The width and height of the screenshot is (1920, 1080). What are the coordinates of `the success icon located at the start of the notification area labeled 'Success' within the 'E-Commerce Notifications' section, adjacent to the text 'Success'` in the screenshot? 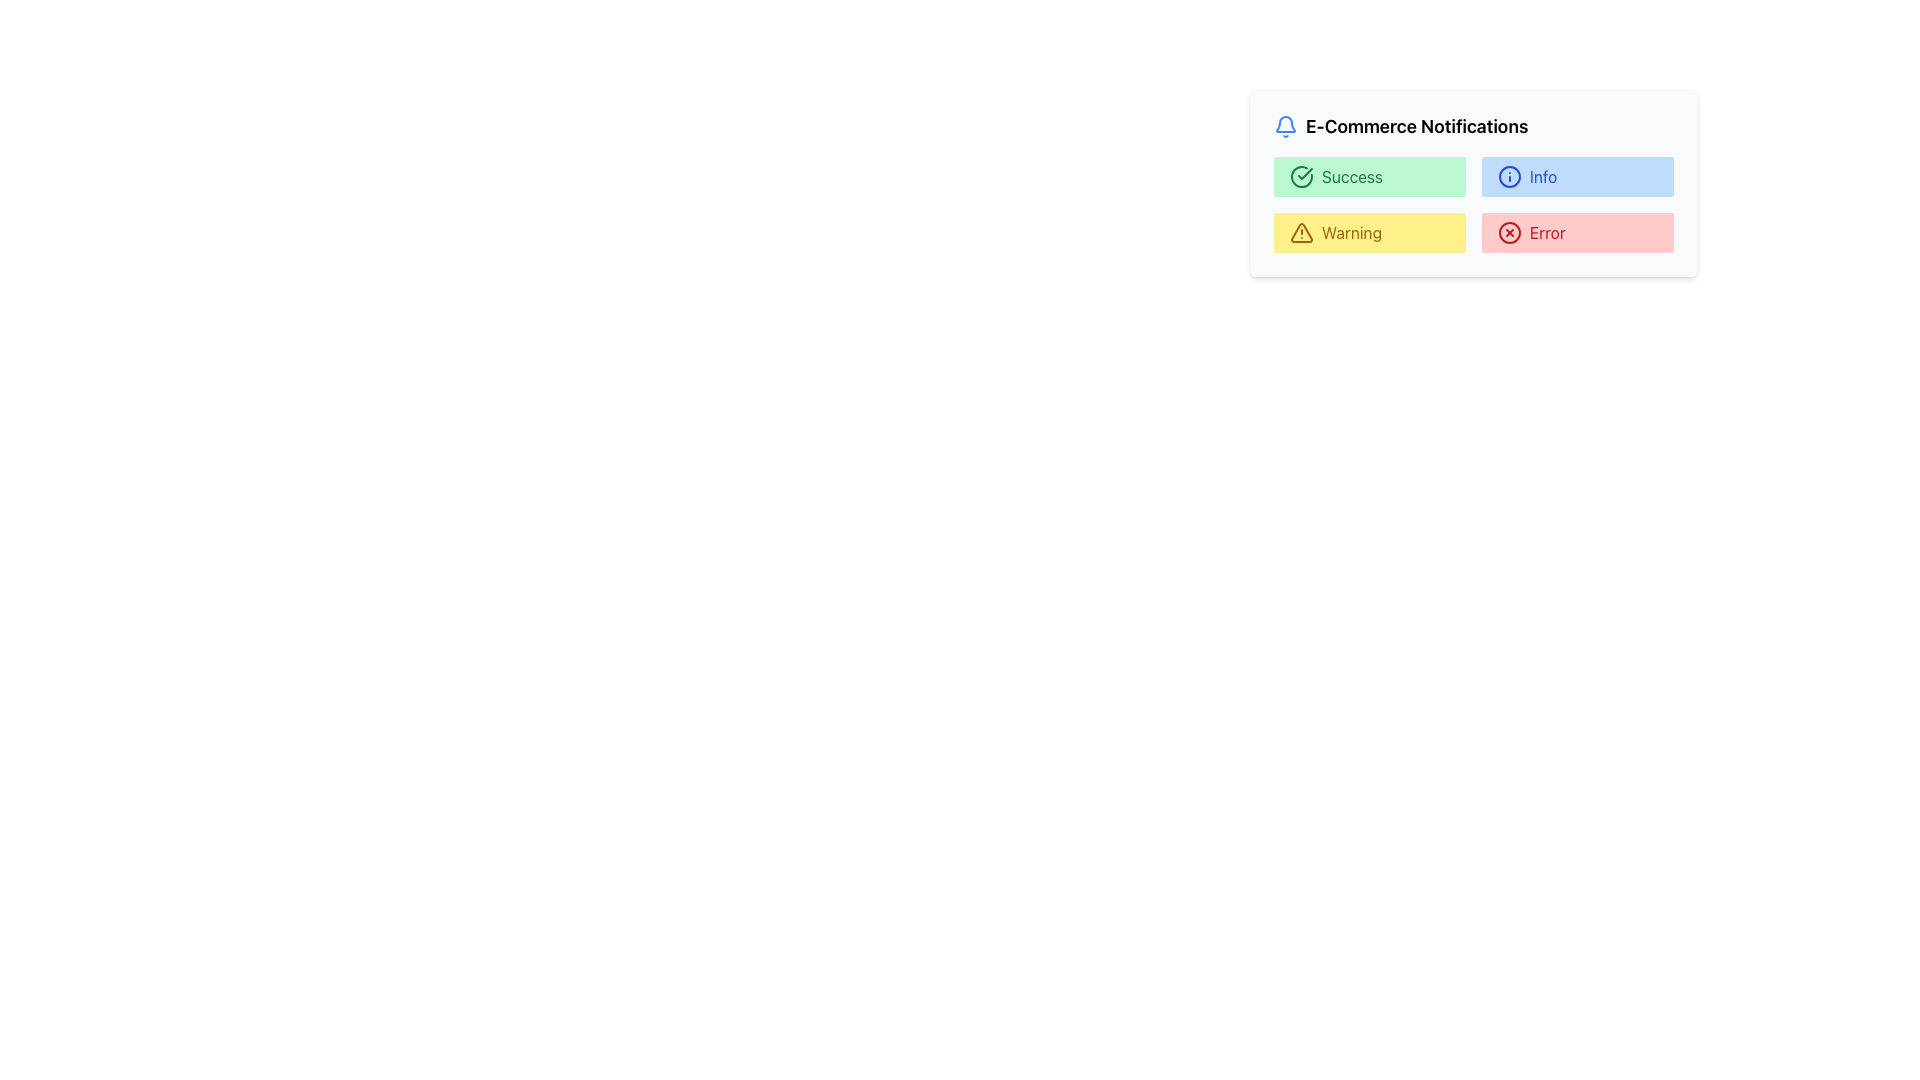 It's located at (1301, 176).